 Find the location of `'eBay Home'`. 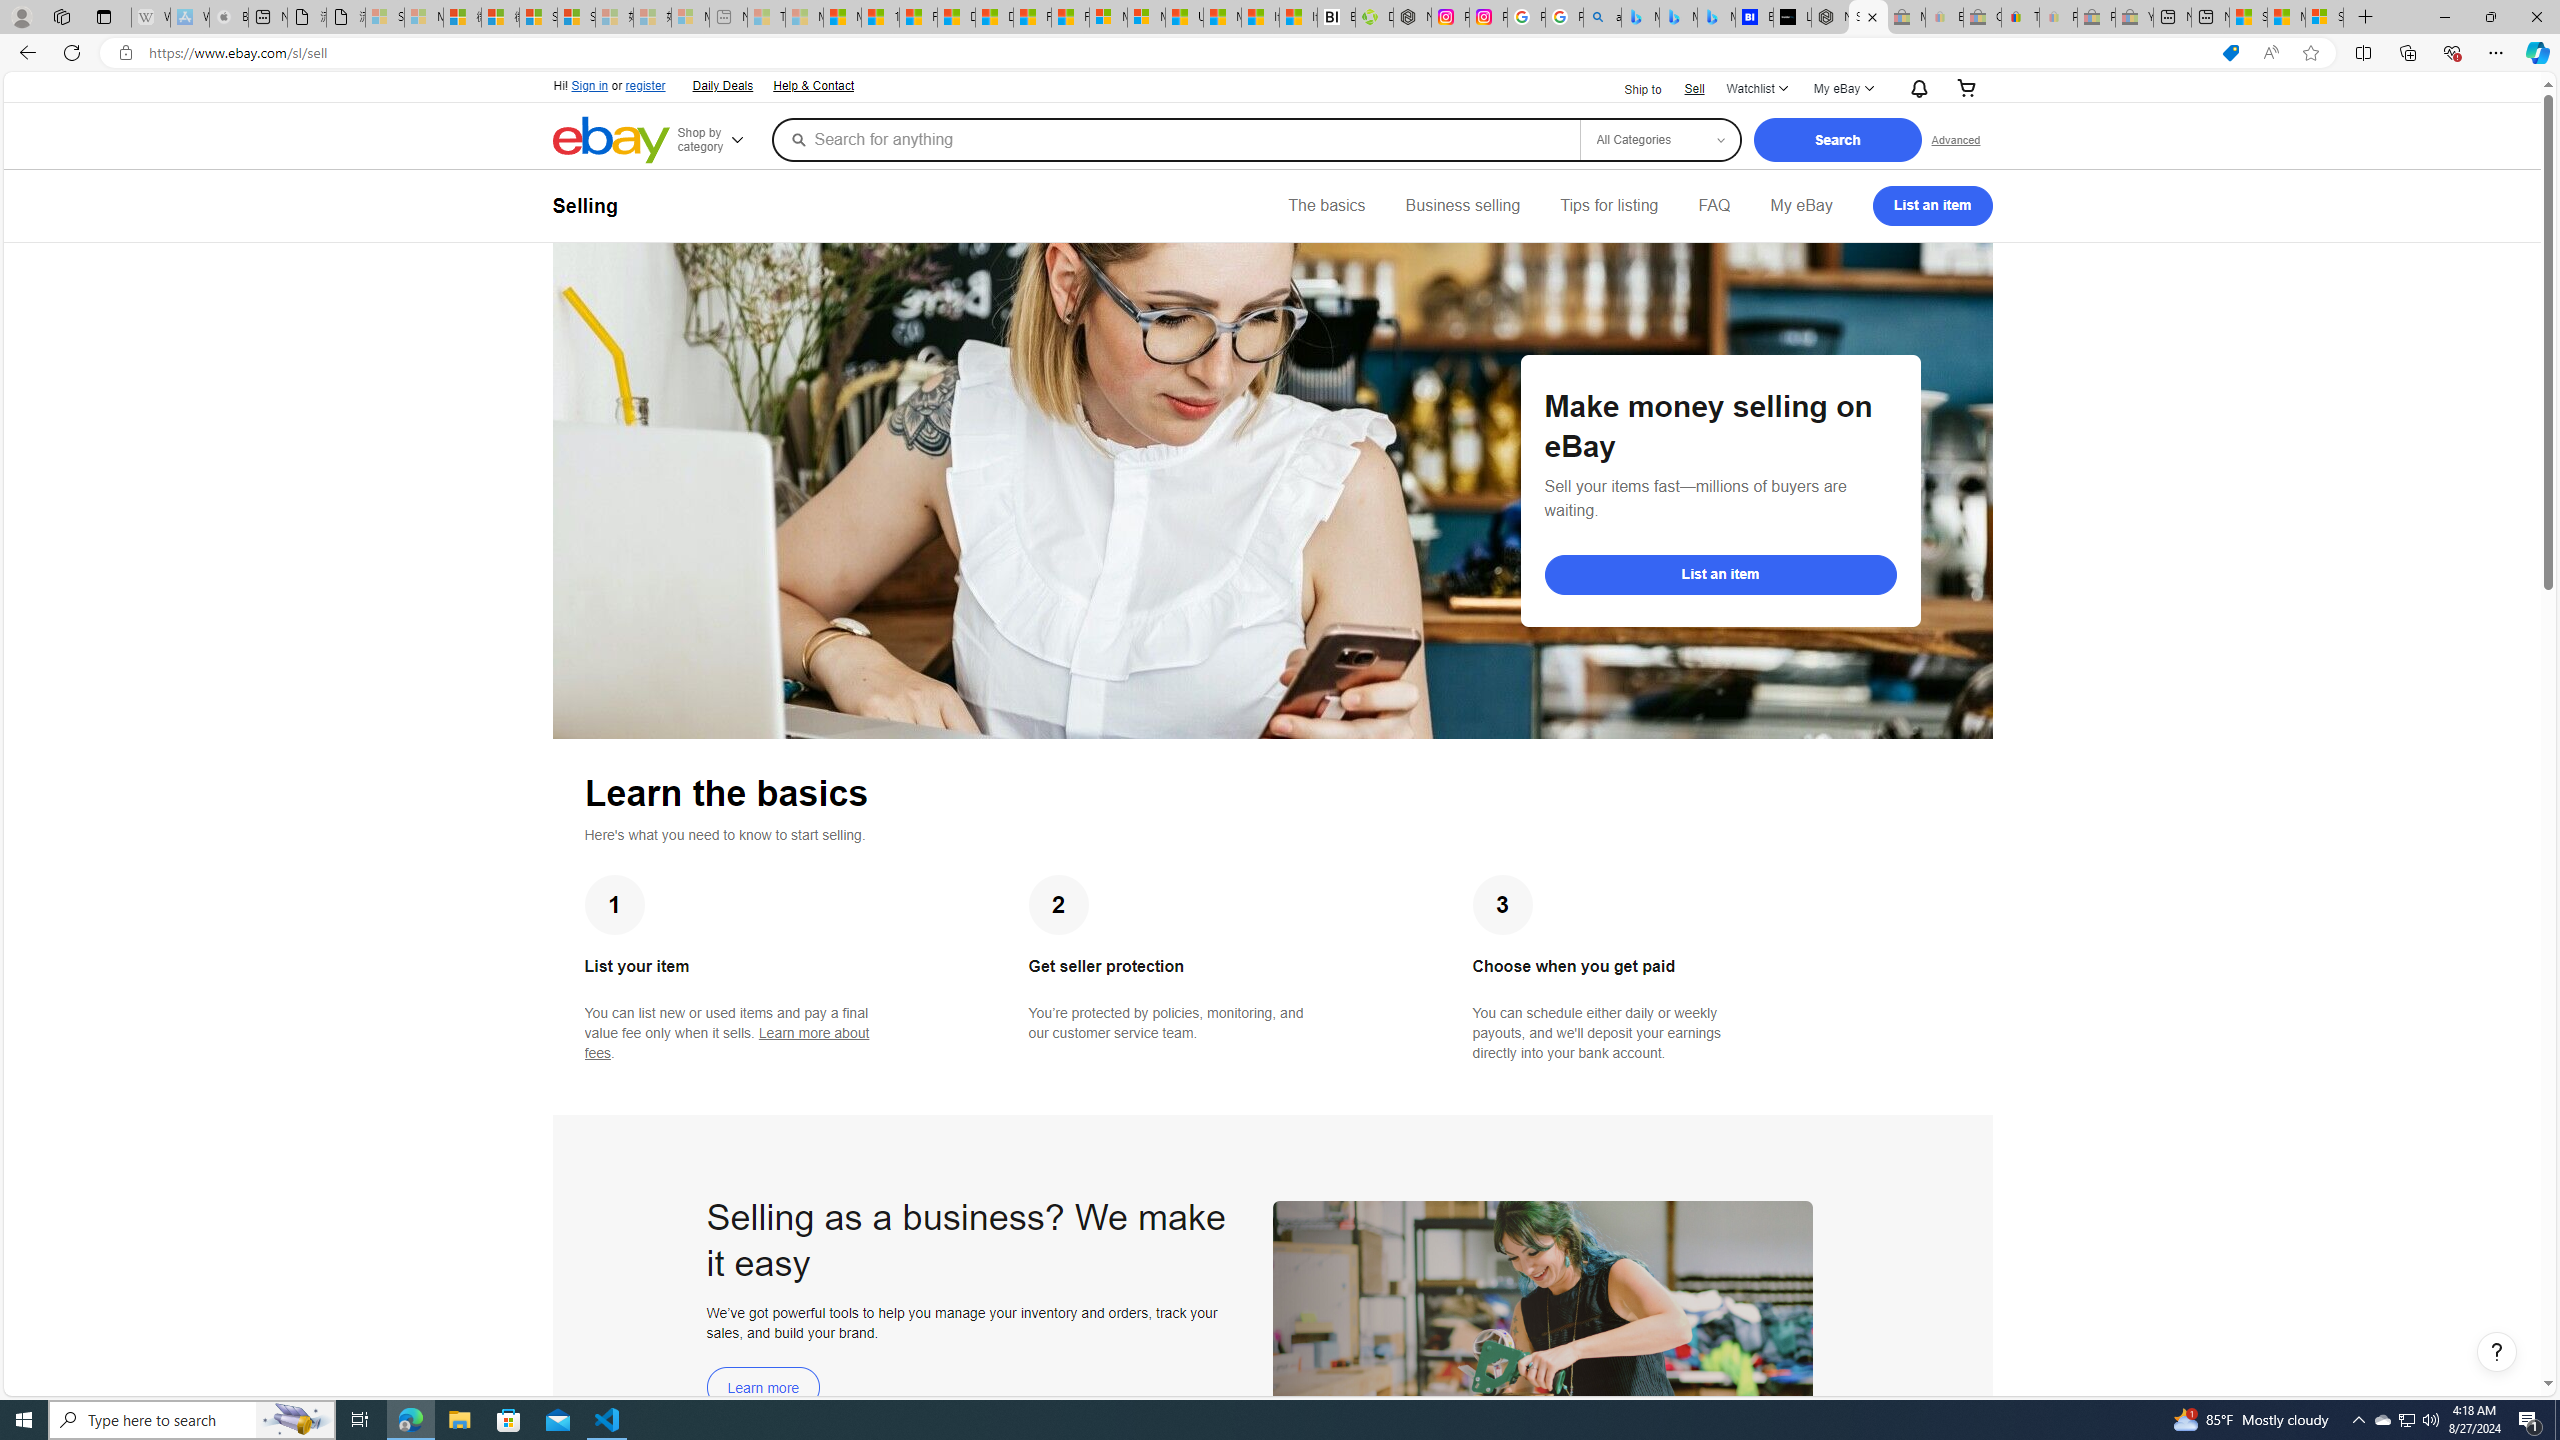

'eBay Home' is located at coordinates (611, 139).